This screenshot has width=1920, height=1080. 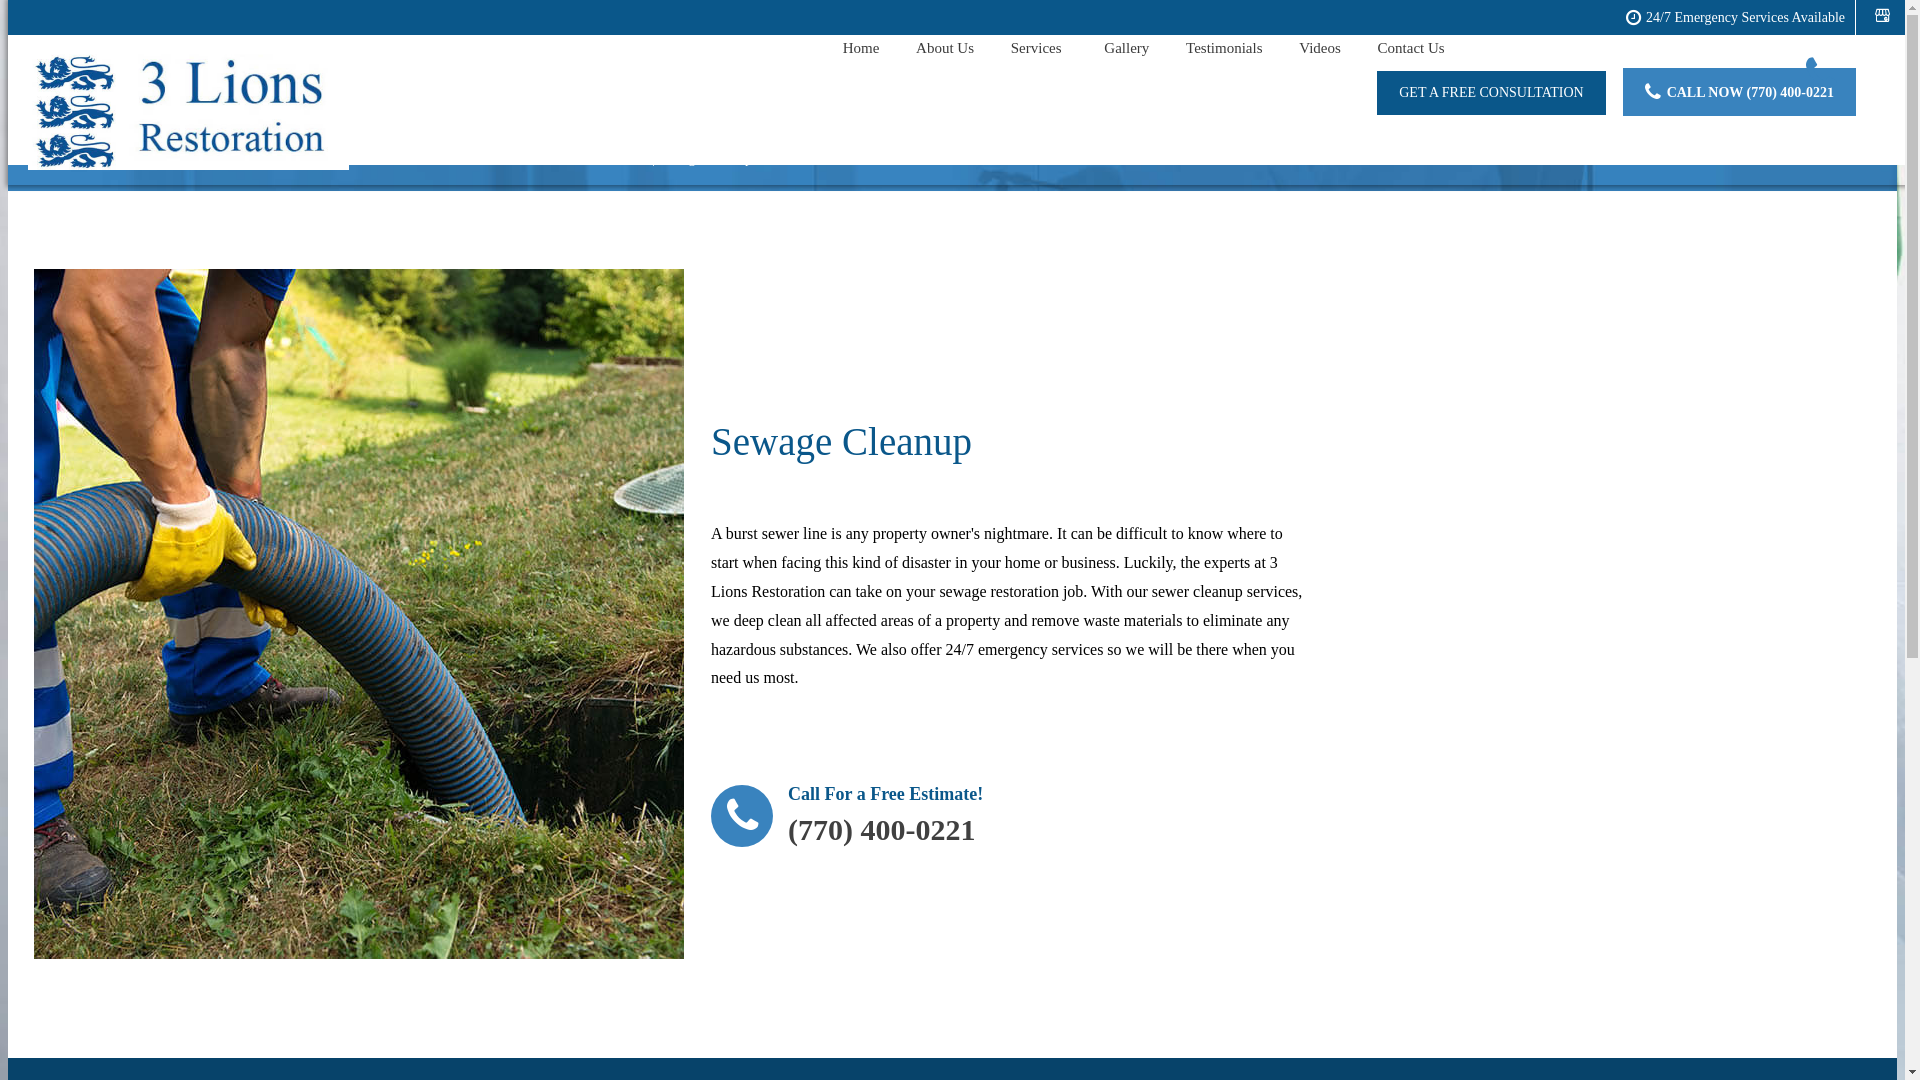 I want to click on 'Gallery', so click(x=1126, y=48).